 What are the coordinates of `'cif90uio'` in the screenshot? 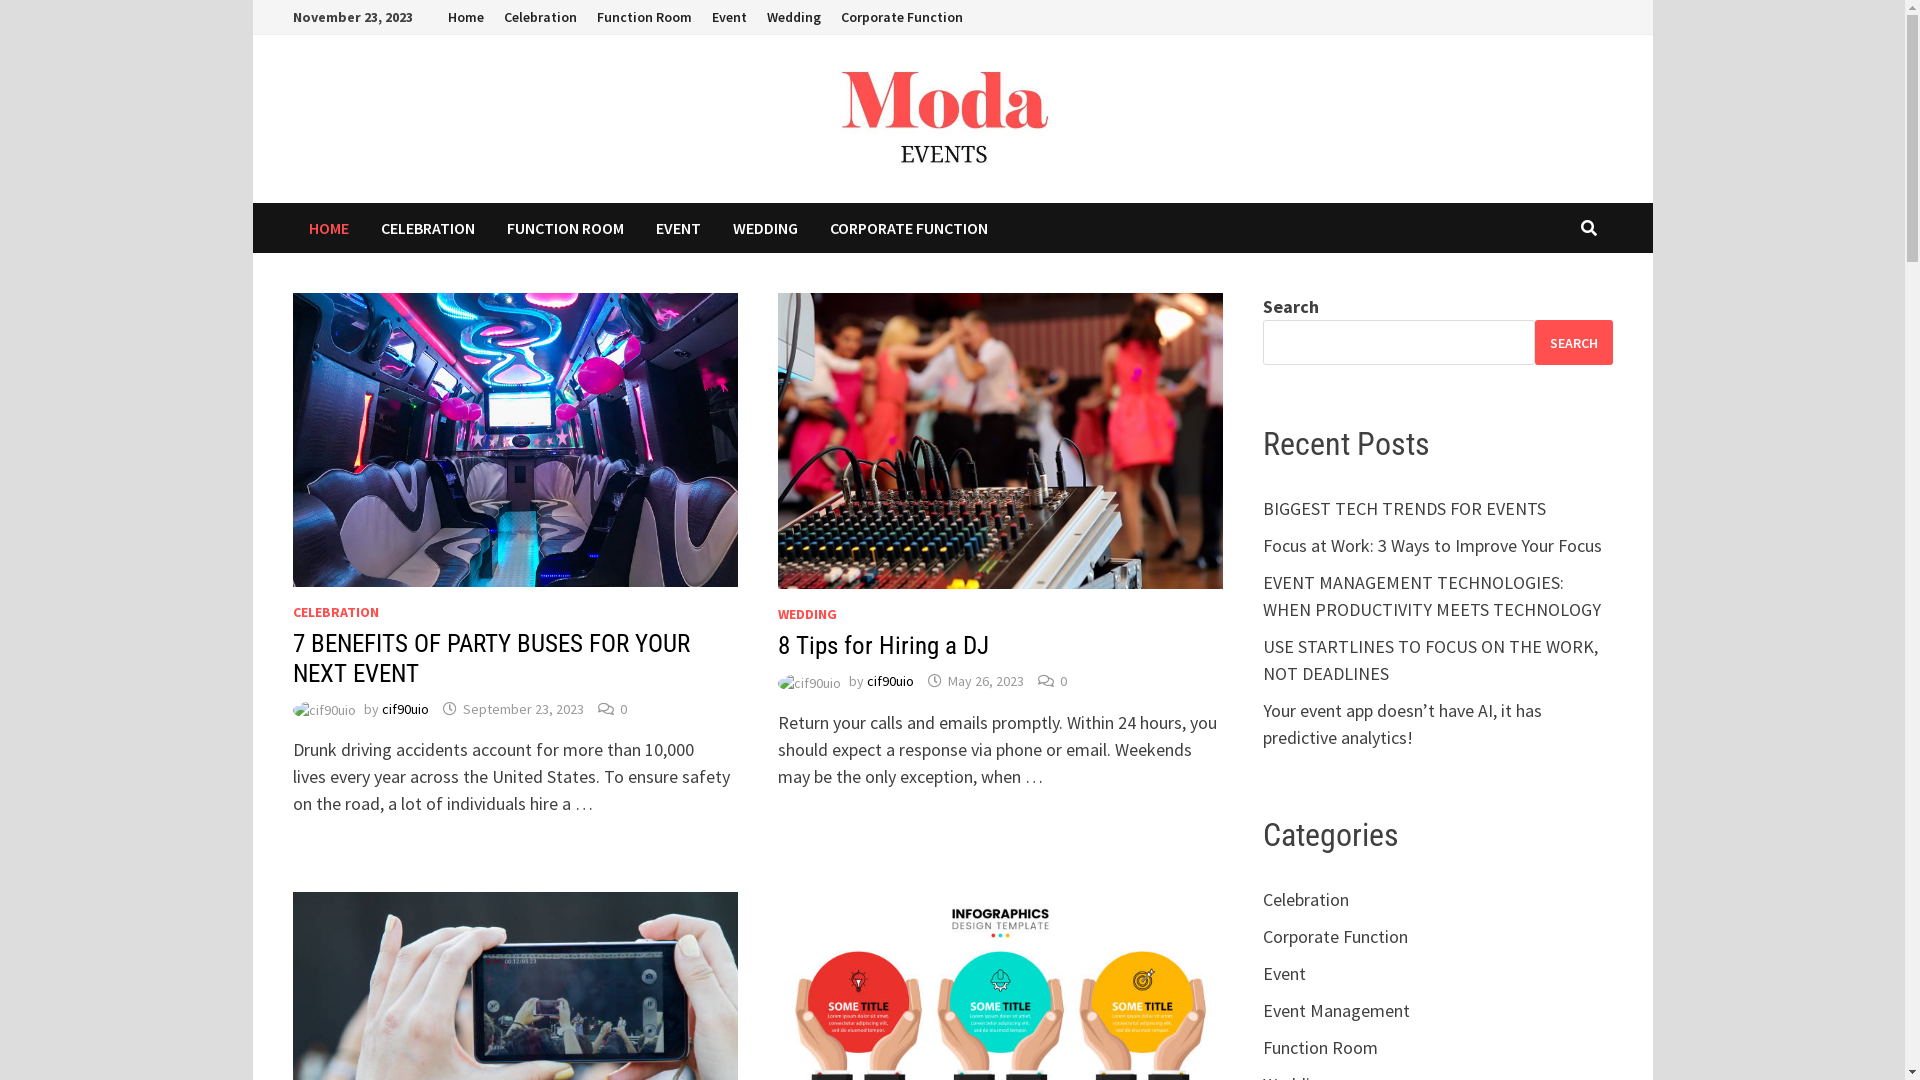 It's located at (889, 680).